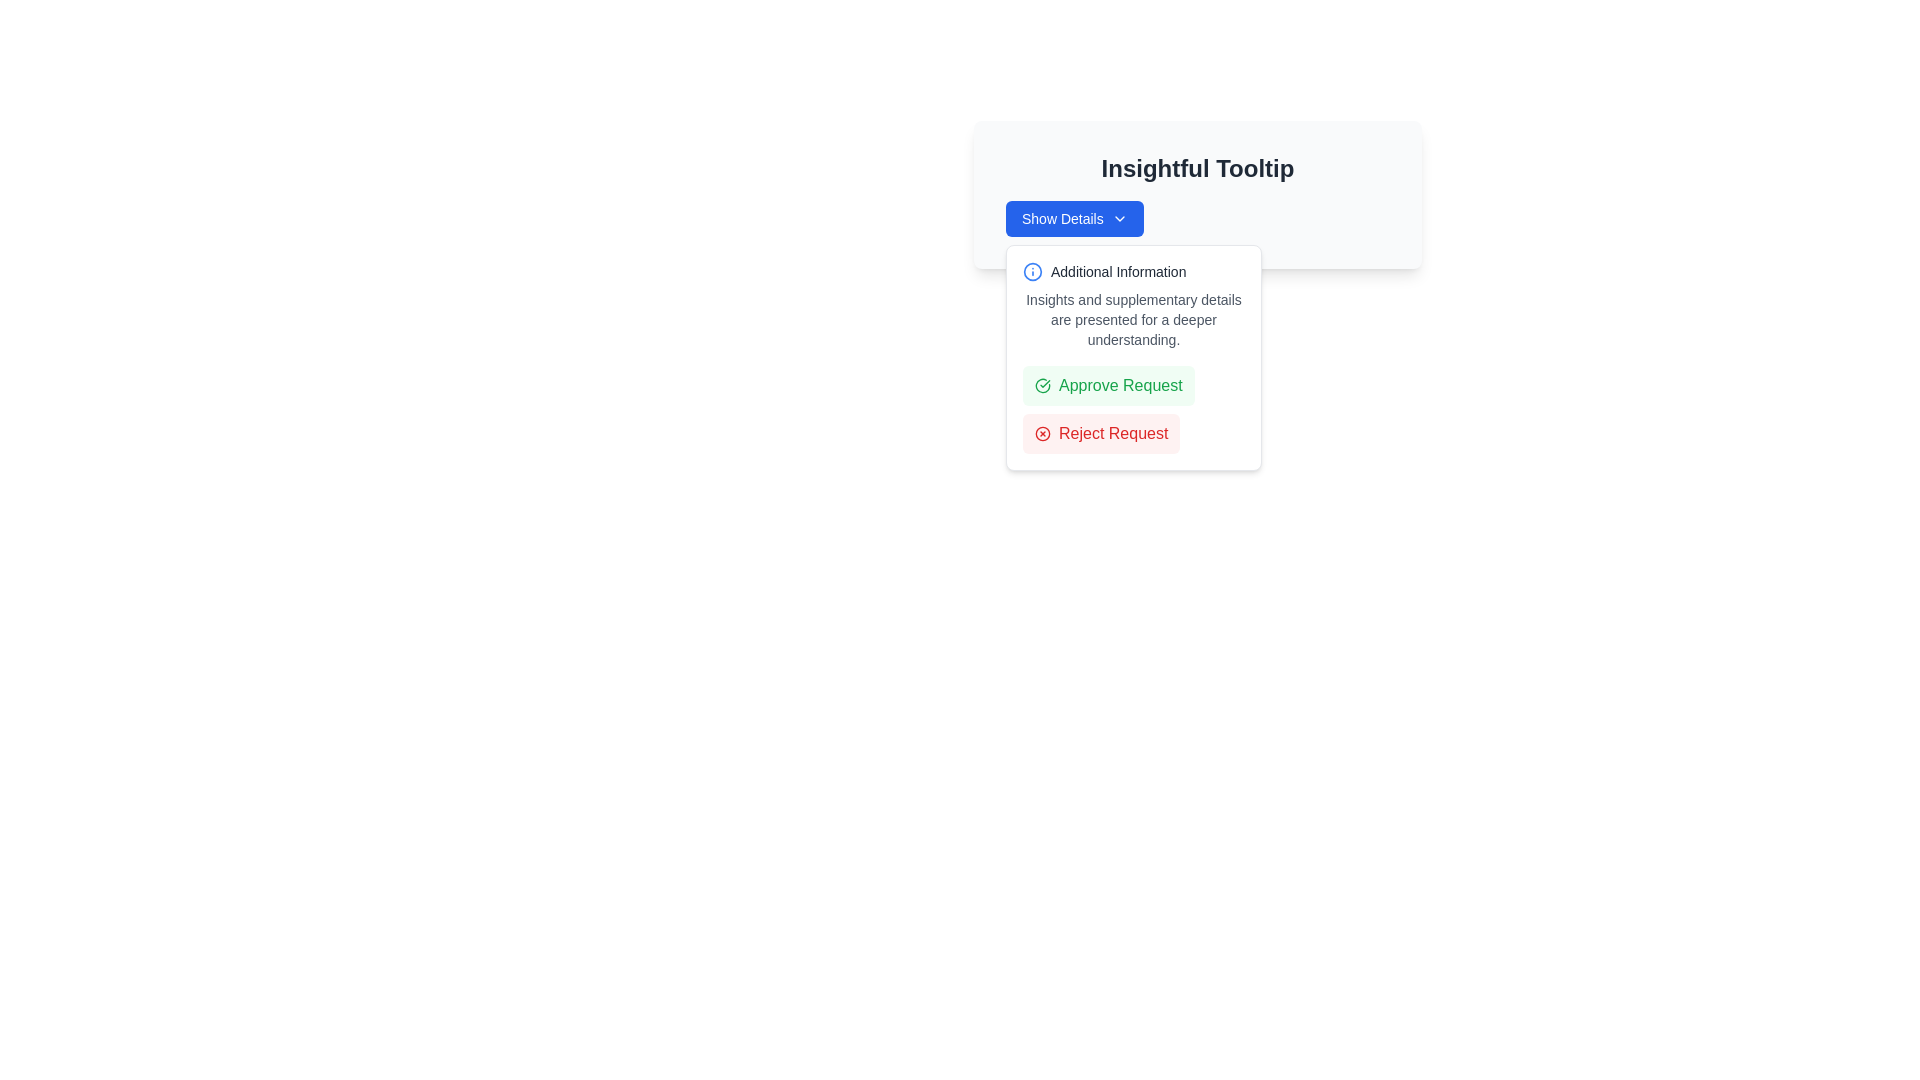 The width and height of the screenshot is (1920, 1080). I want to click on gray text element that is positioned below the 'Additional Information' heading and above the 'Approve Request' and 'Reject Request' buttons, so click(1133, 319).